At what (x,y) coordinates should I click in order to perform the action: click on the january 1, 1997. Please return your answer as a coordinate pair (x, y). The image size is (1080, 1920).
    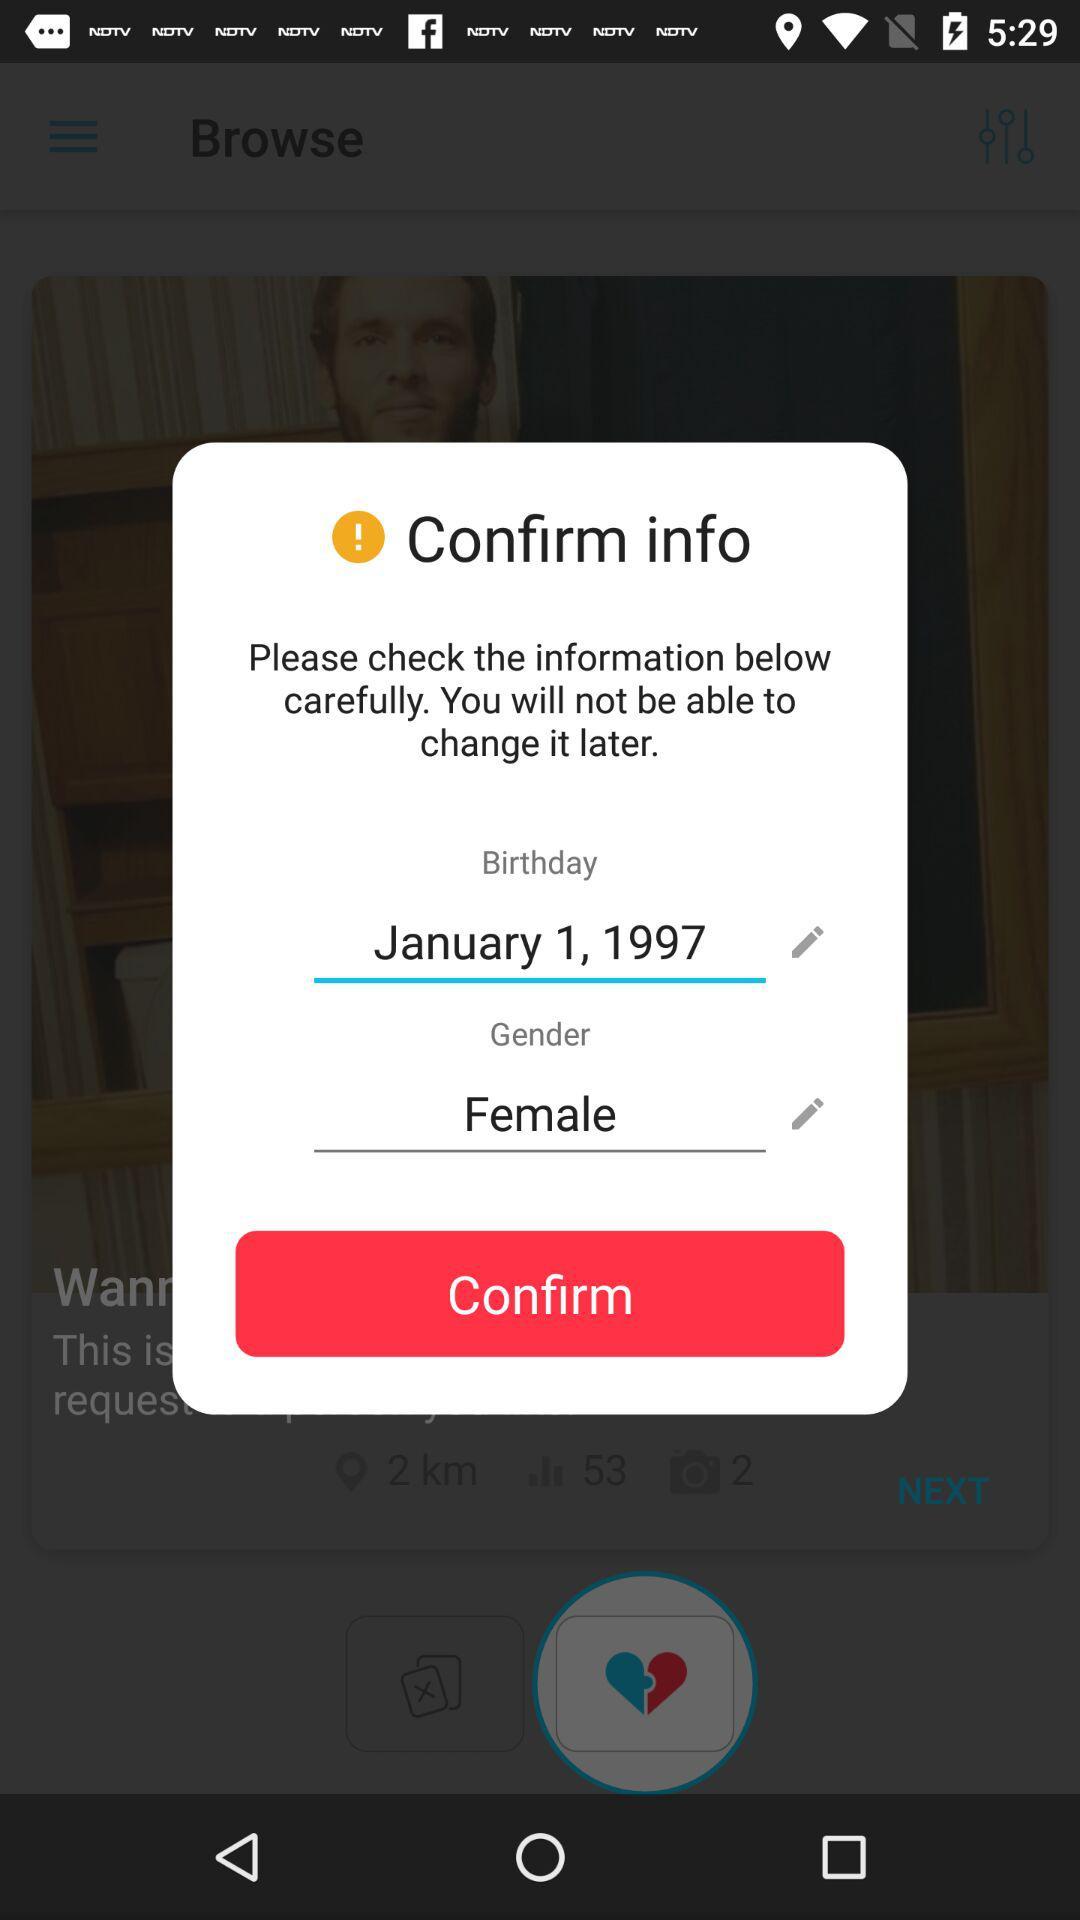
    Looking at the image, I should click on (540, 940).